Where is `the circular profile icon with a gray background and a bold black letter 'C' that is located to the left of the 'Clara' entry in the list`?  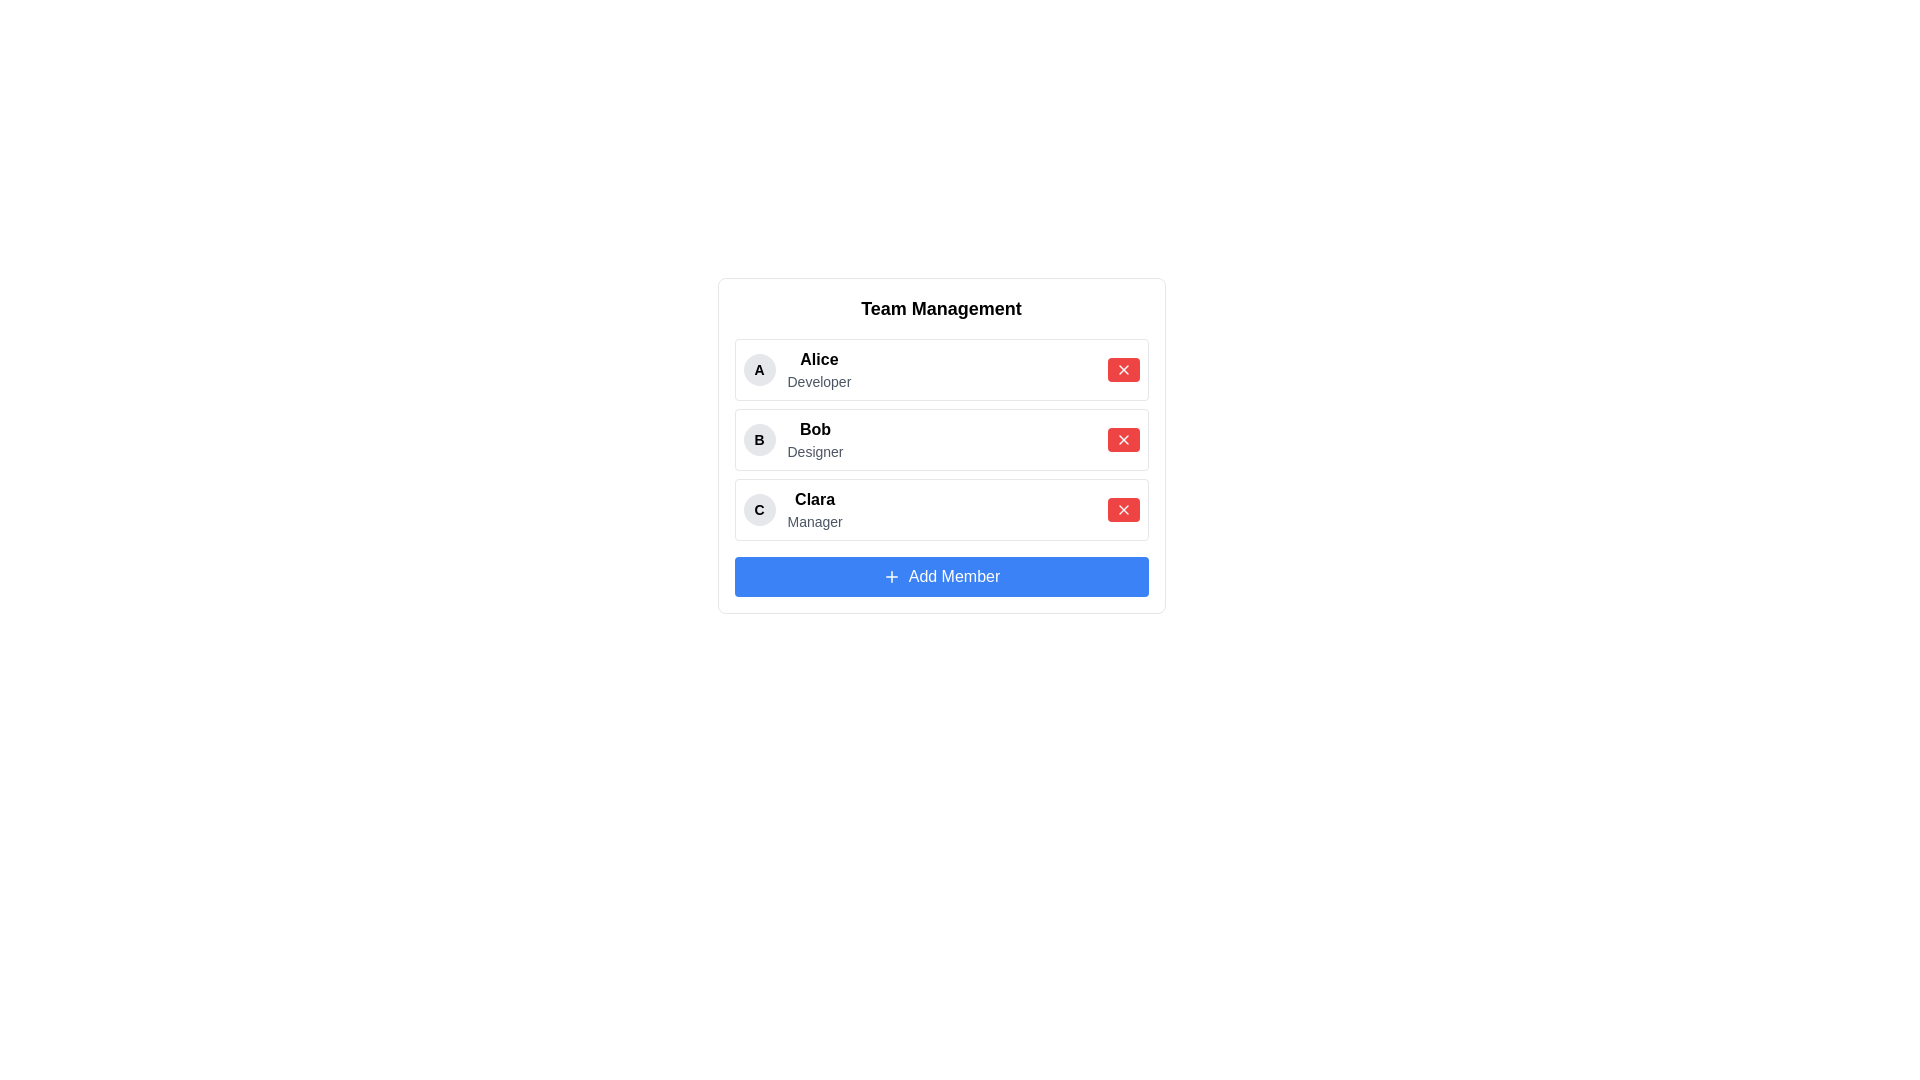 the circular profile icon with a gray background and a bold black letter 'C' that is located to the left of the 'Clara' entry in the list is located at coordinates (758, 508).